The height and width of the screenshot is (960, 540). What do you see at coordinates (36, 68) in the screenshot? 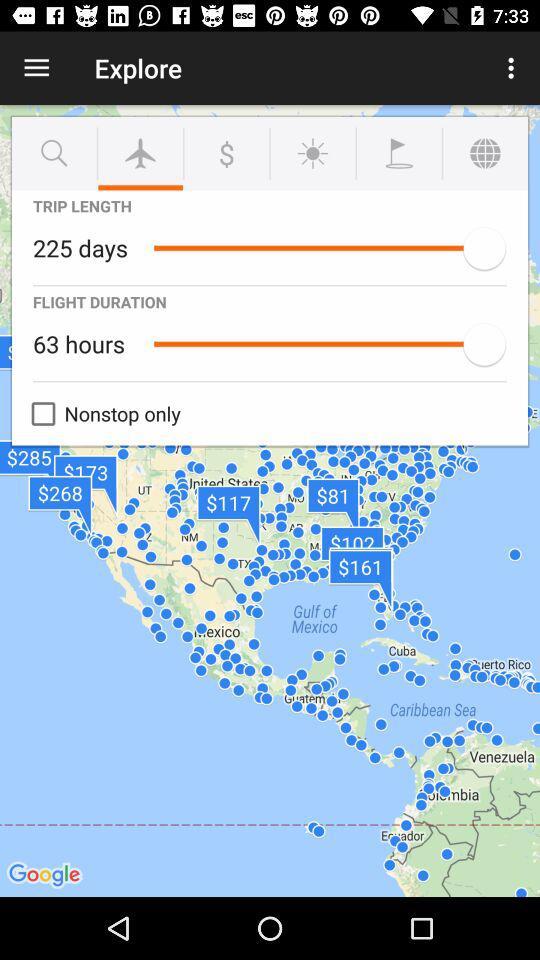
I see `the icon to the left of the explore item` at bounding box center [36, 68].